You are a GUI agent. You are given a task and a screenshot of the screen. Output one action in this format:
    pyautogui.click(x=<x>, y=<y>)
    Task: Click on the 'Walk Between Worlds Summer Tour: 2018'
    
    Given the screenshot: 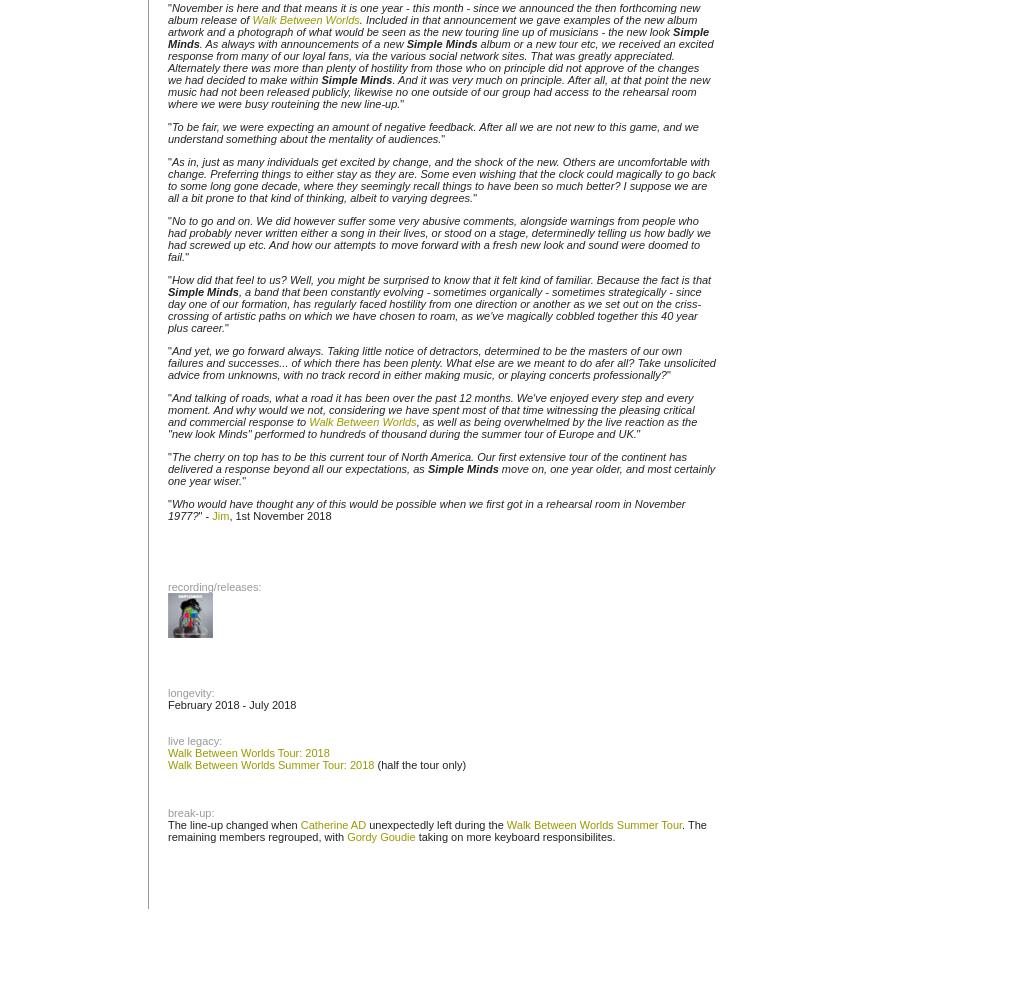 What is the action you would take?
    pyautogui.click(x=167, y=765)
    